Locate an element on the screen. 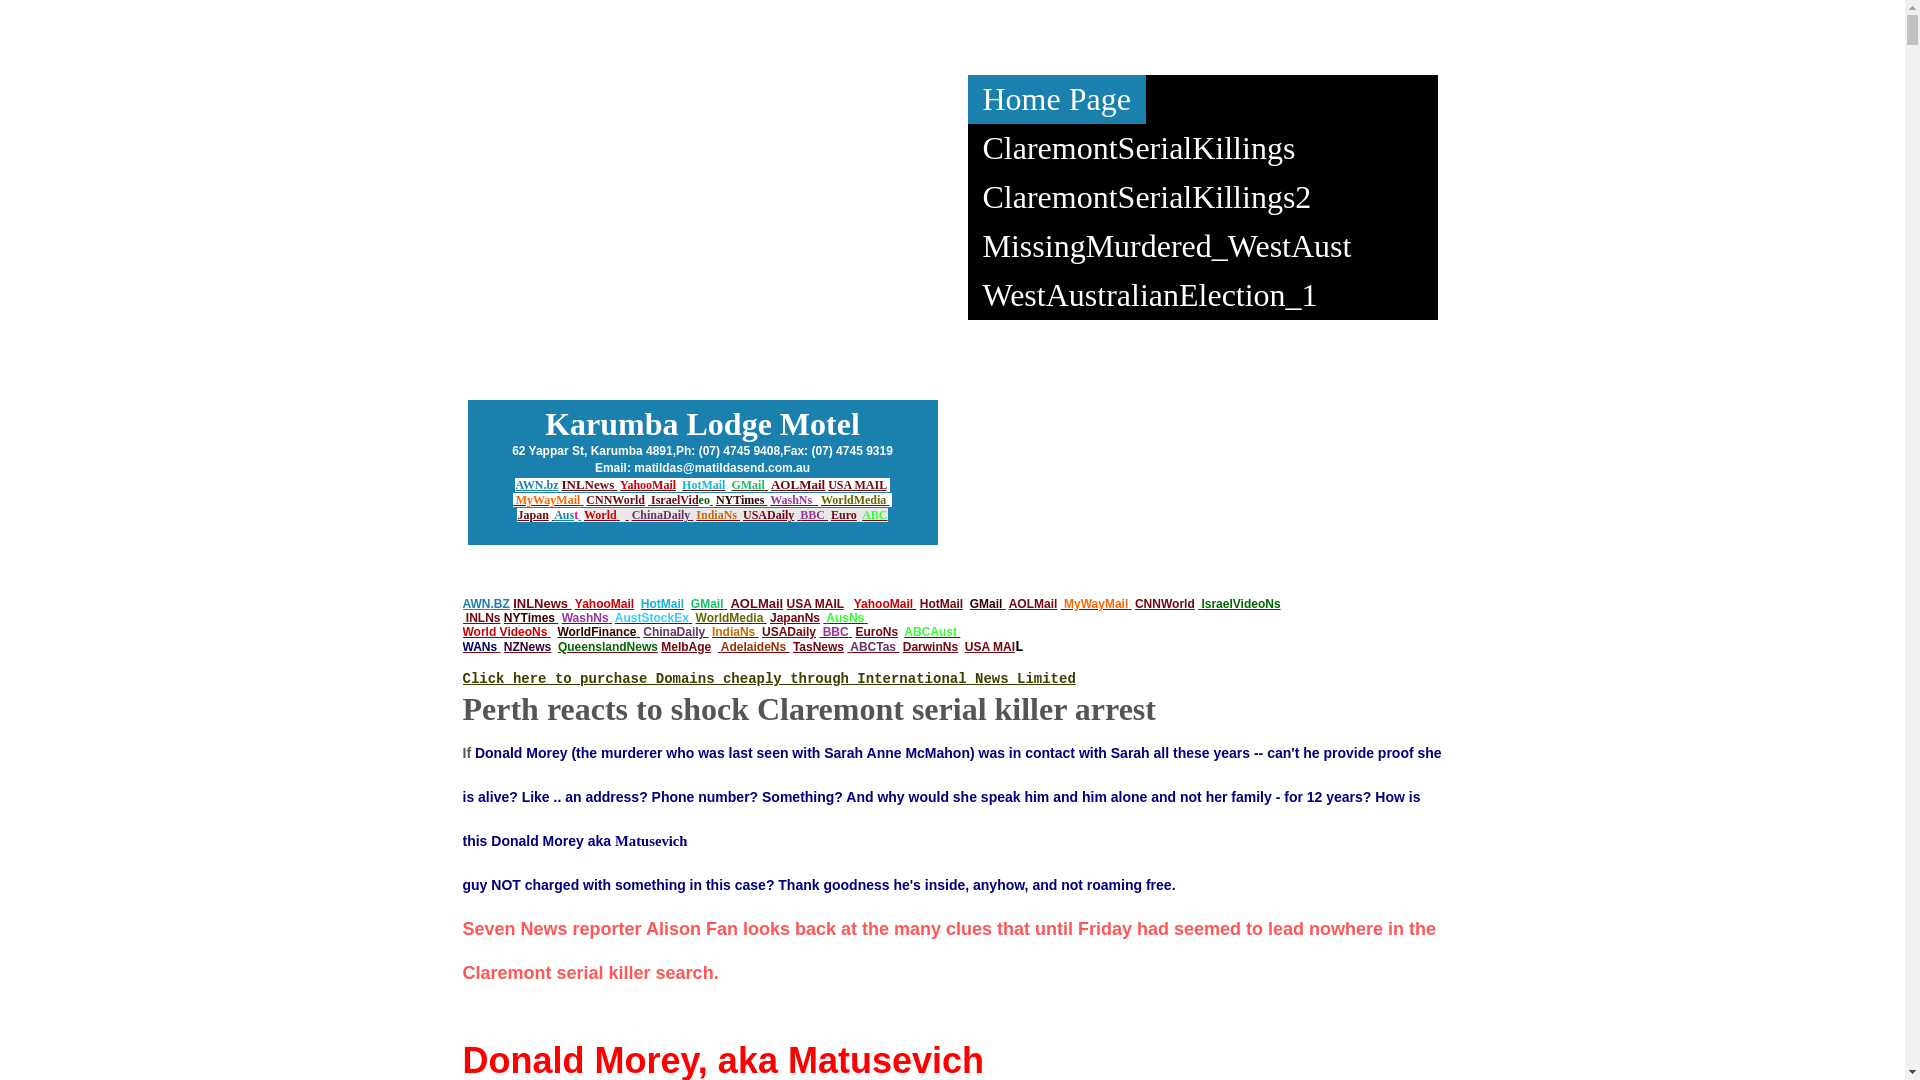 Image resolution: width=1920 pixels, height=1080 pixels. 'INLNs' is located at coordinates (483, 616).